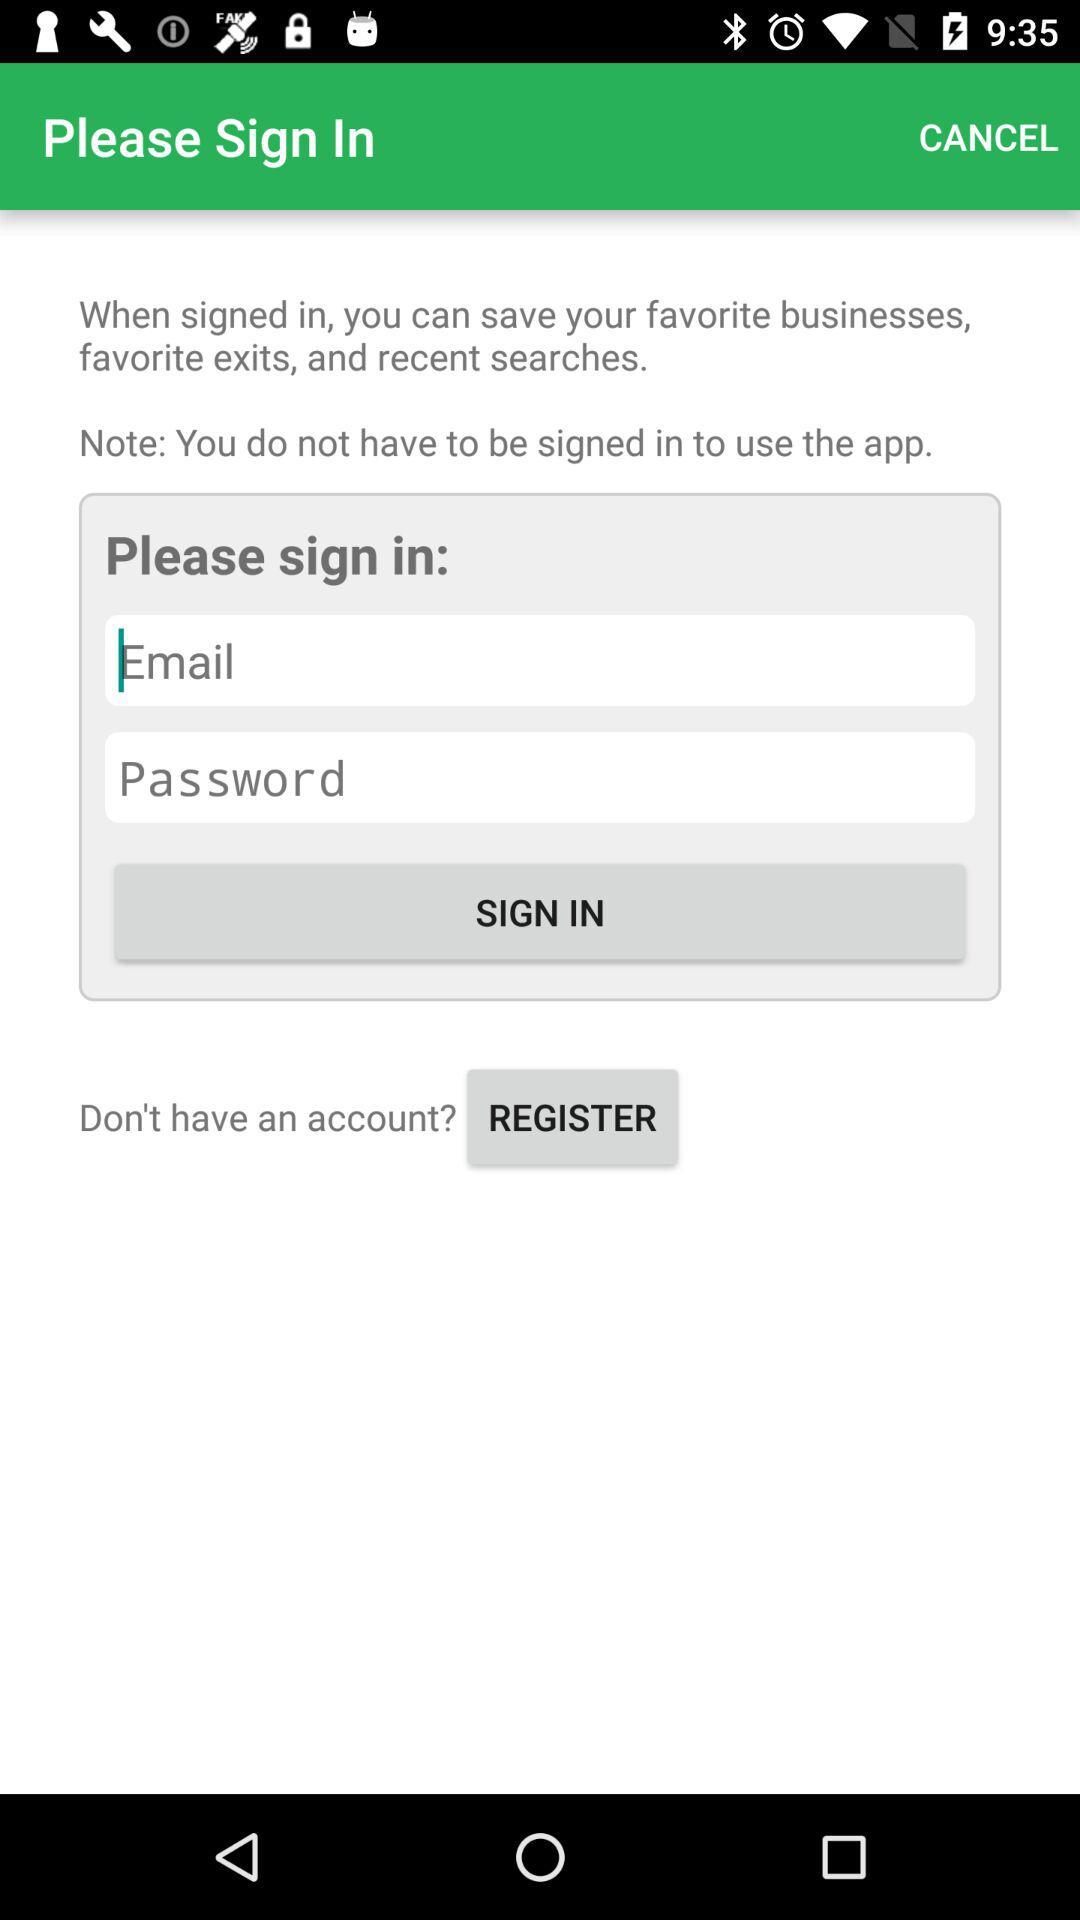 This screenshot has height=1920, width=1080. Describe the element at coordinates (572, 1115) in the screenshot. I see `item next to the don t have item` at that location.